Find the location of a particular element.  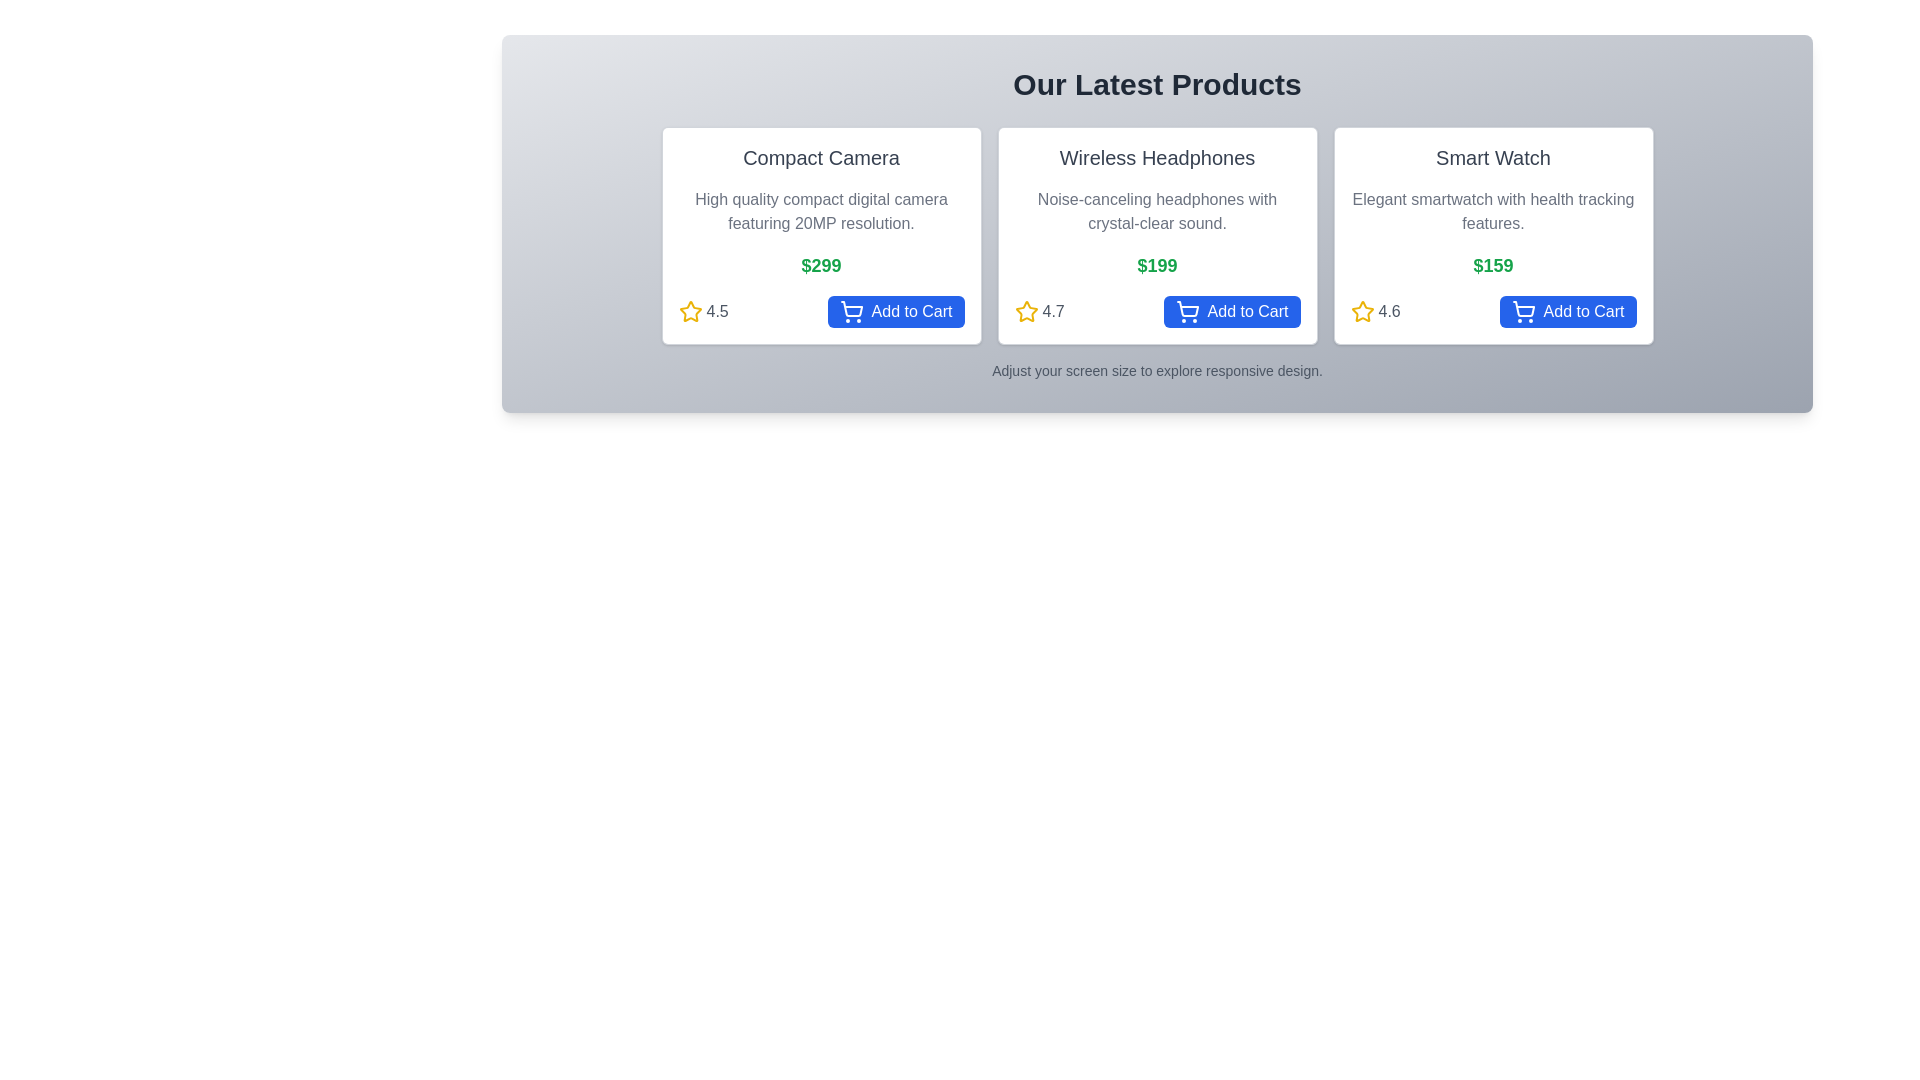

text label that serves as the title of the product item, located at the top of the product card on the left side of the horizontally aligned list is located at coordinates (821, 157).